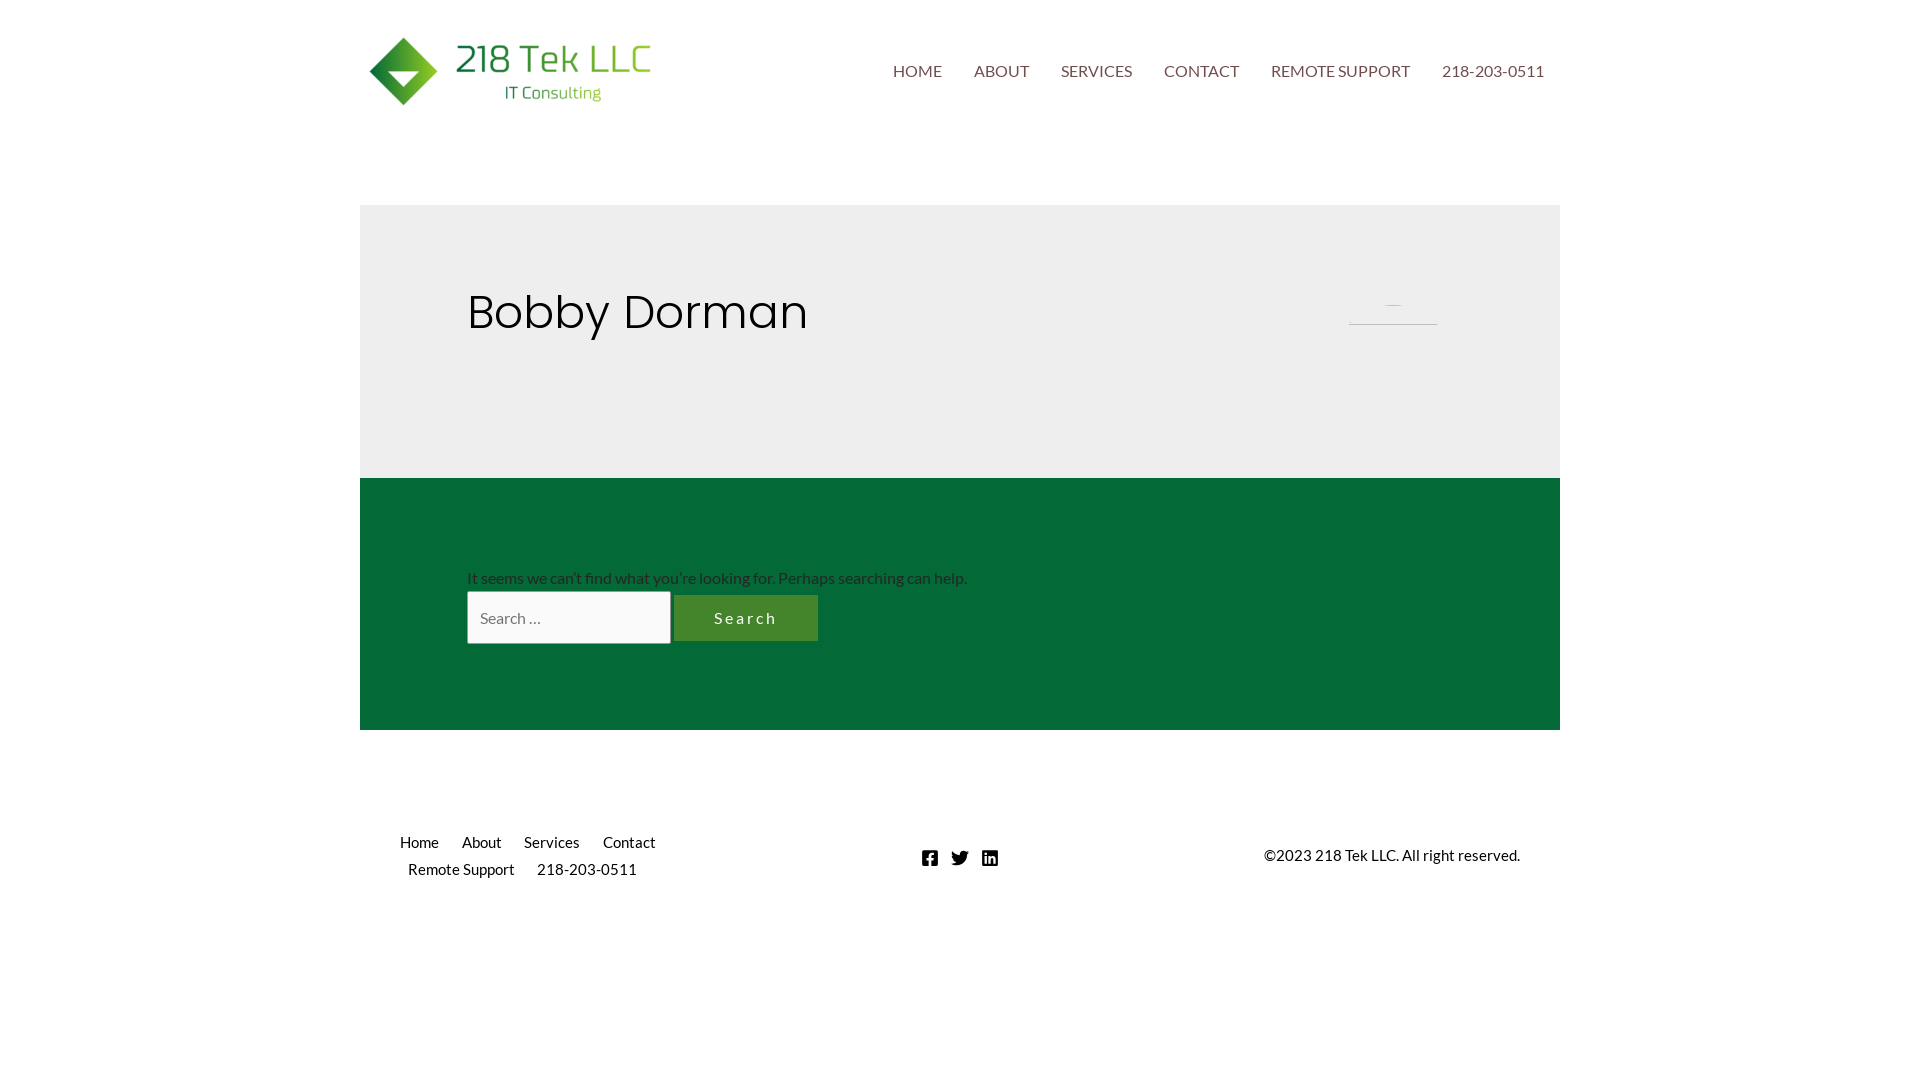  Describe the element at coordinates (555, 842) in the screenshot. I see `'Services'` at that location.